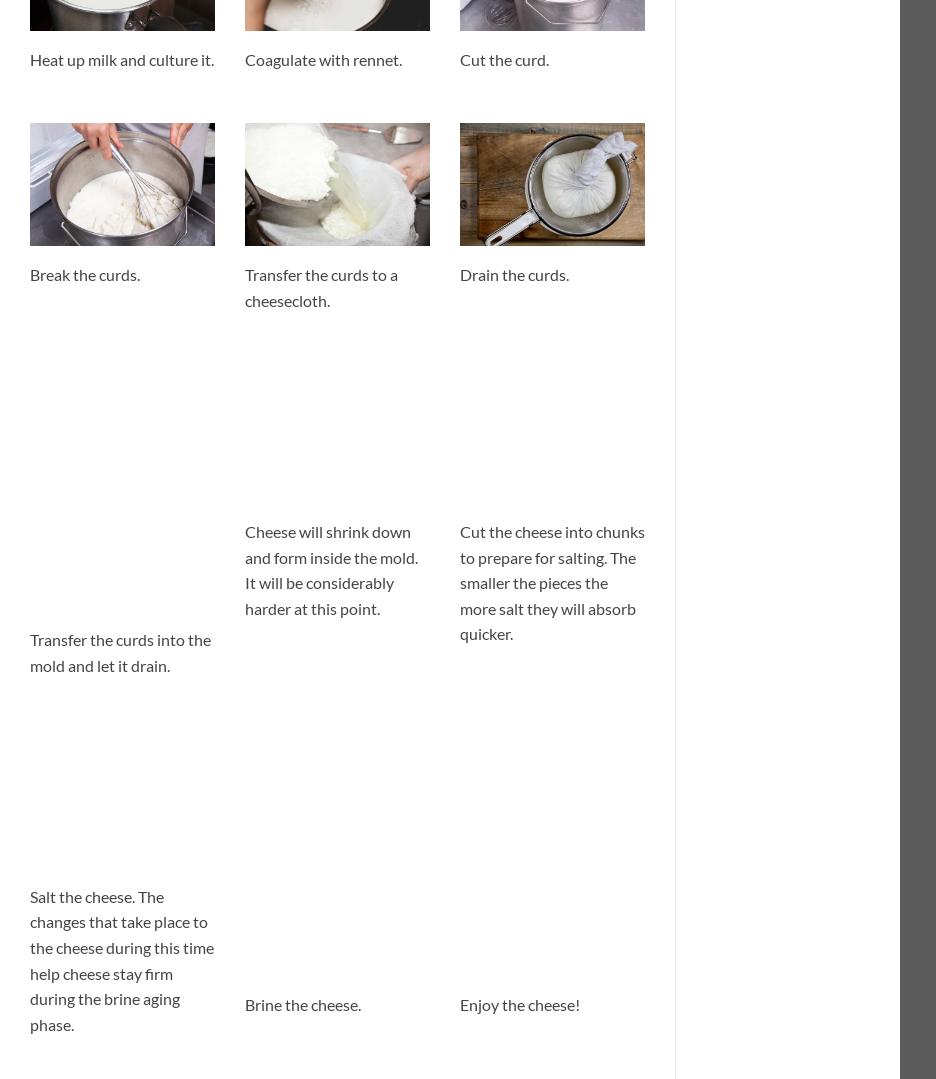 The image size is (936, 1079). What do you see at coordinates (120, 650) in the screenshot?
I see `'Transfer the curds into the mold and let it drain.'` at bounding box center [120, 650].